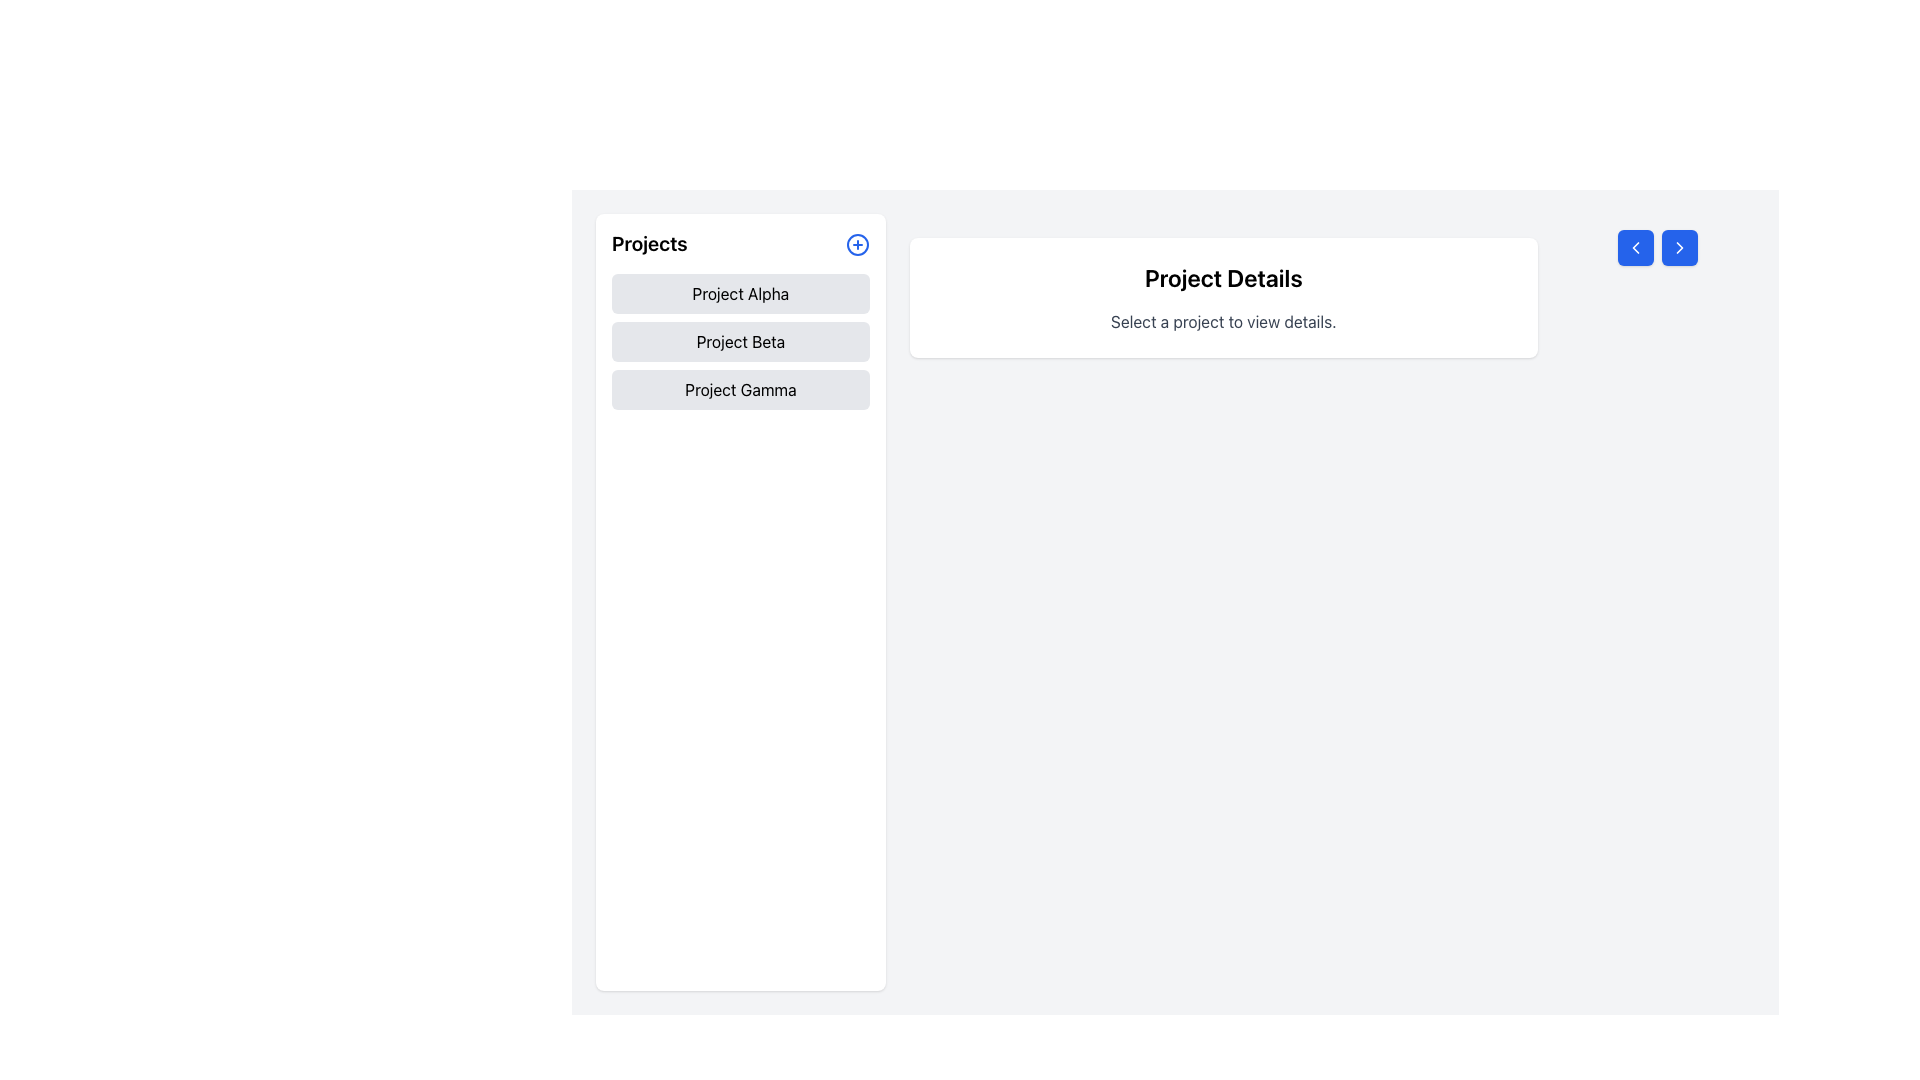  I want to click on the circular outline of the plus-circle icon located in the top-right corner of the 'Projects' sidebar section, so click(857, 243).